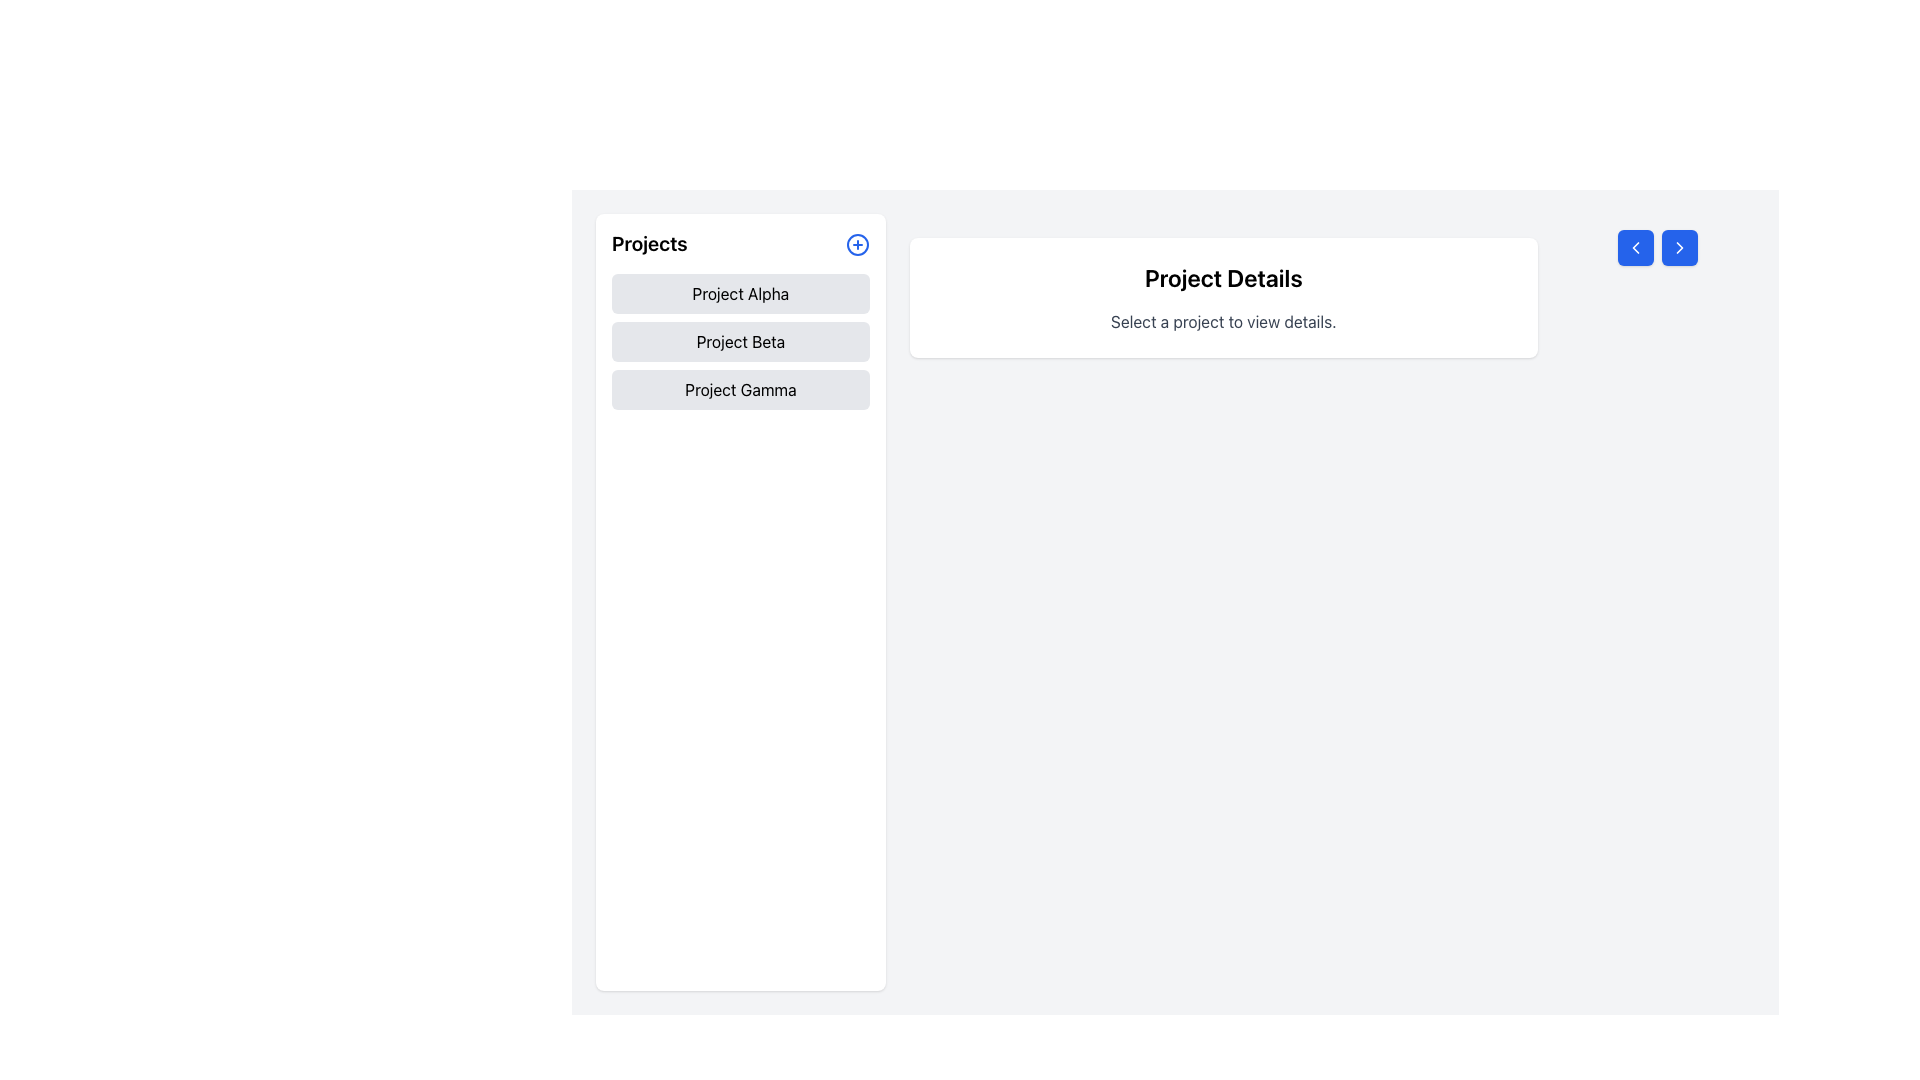  I want to click on the circular outline of the plus-circle icon located in the top-right corner of the 'Projects' sidebar section, so click(857, 243).